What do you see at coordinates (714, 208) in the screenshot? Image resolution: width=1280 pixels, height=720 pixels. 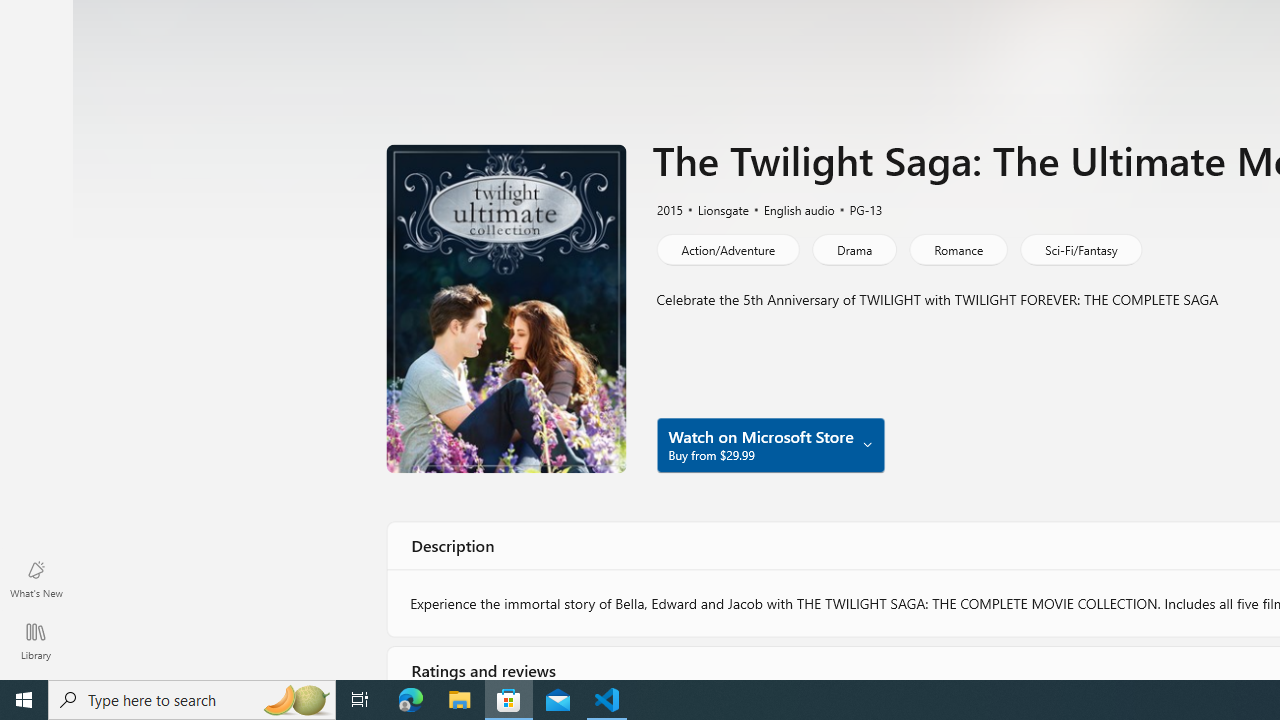 I see `'Lionsgate'` at bounding box center [714, 208].